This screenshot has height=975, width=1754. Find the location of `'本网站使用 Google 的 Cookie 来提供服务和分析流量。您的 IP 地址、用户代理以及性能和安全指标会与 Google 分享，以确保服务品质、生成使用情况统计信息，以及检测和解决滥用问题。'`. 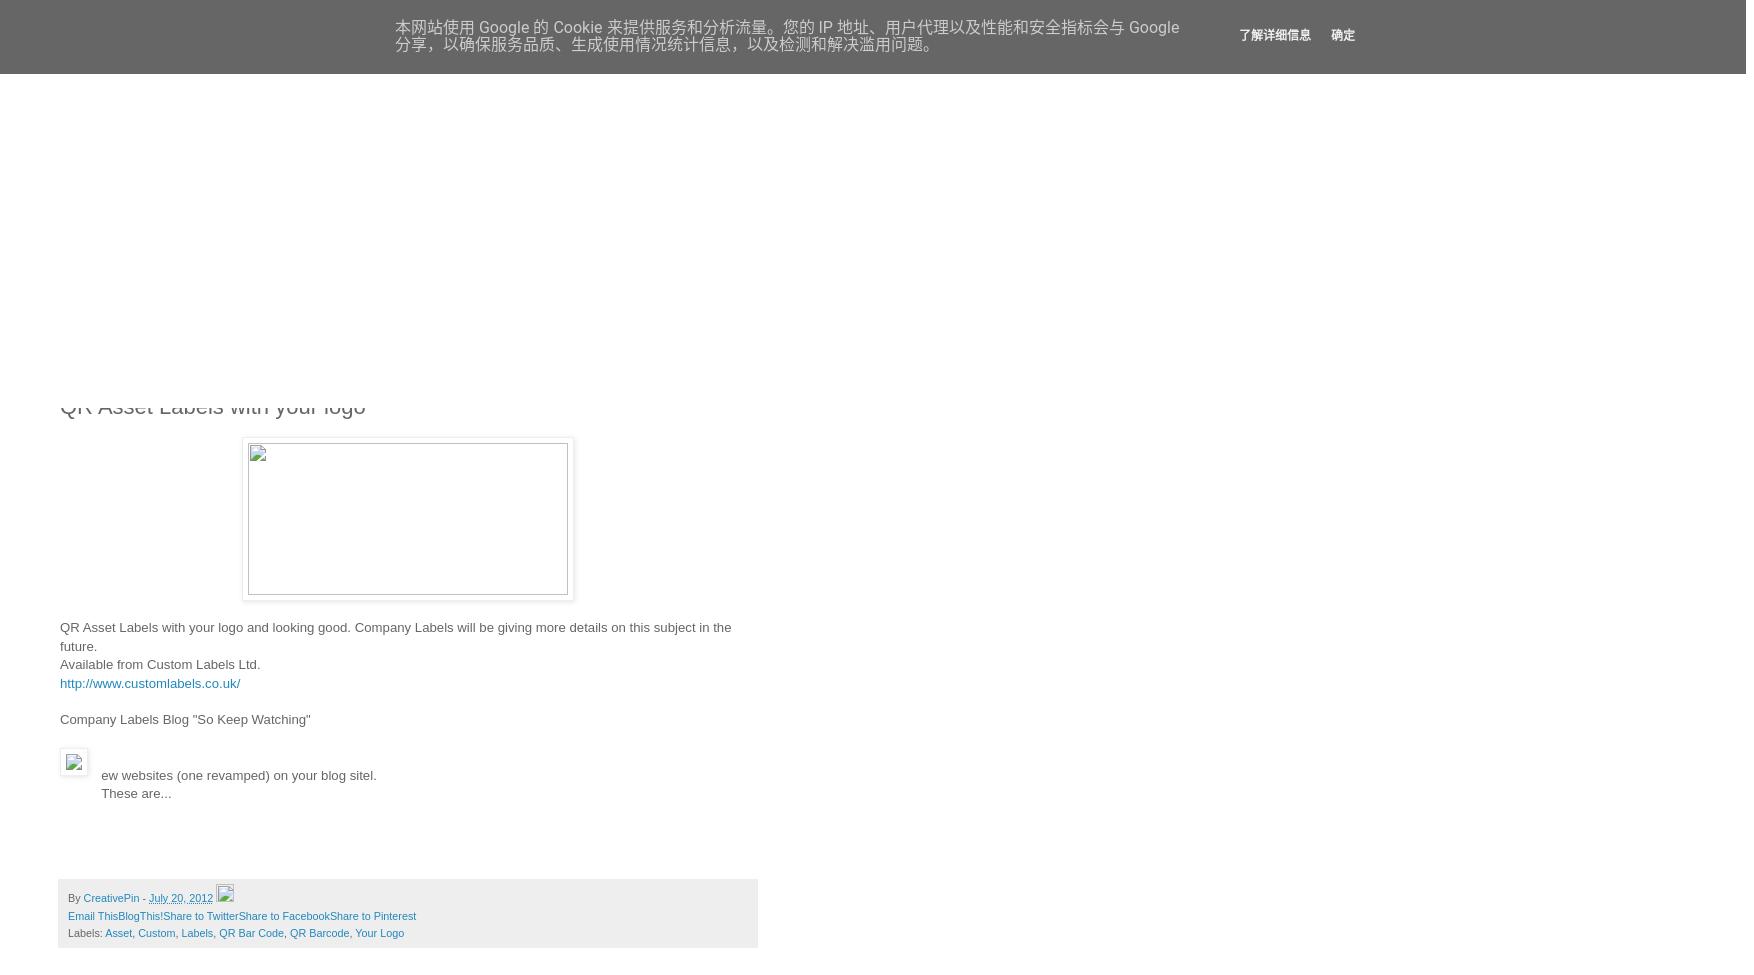

'本网站使用 Google 的 Cookie 来提供服务和分析流量。您的 IP 地址、用户代理以及性能和安全指标会与 Google 分享，以确保服务品质、生成使用情况统计信息，以及检测和解决滥用问题。' is located at coordinates (787, 35).